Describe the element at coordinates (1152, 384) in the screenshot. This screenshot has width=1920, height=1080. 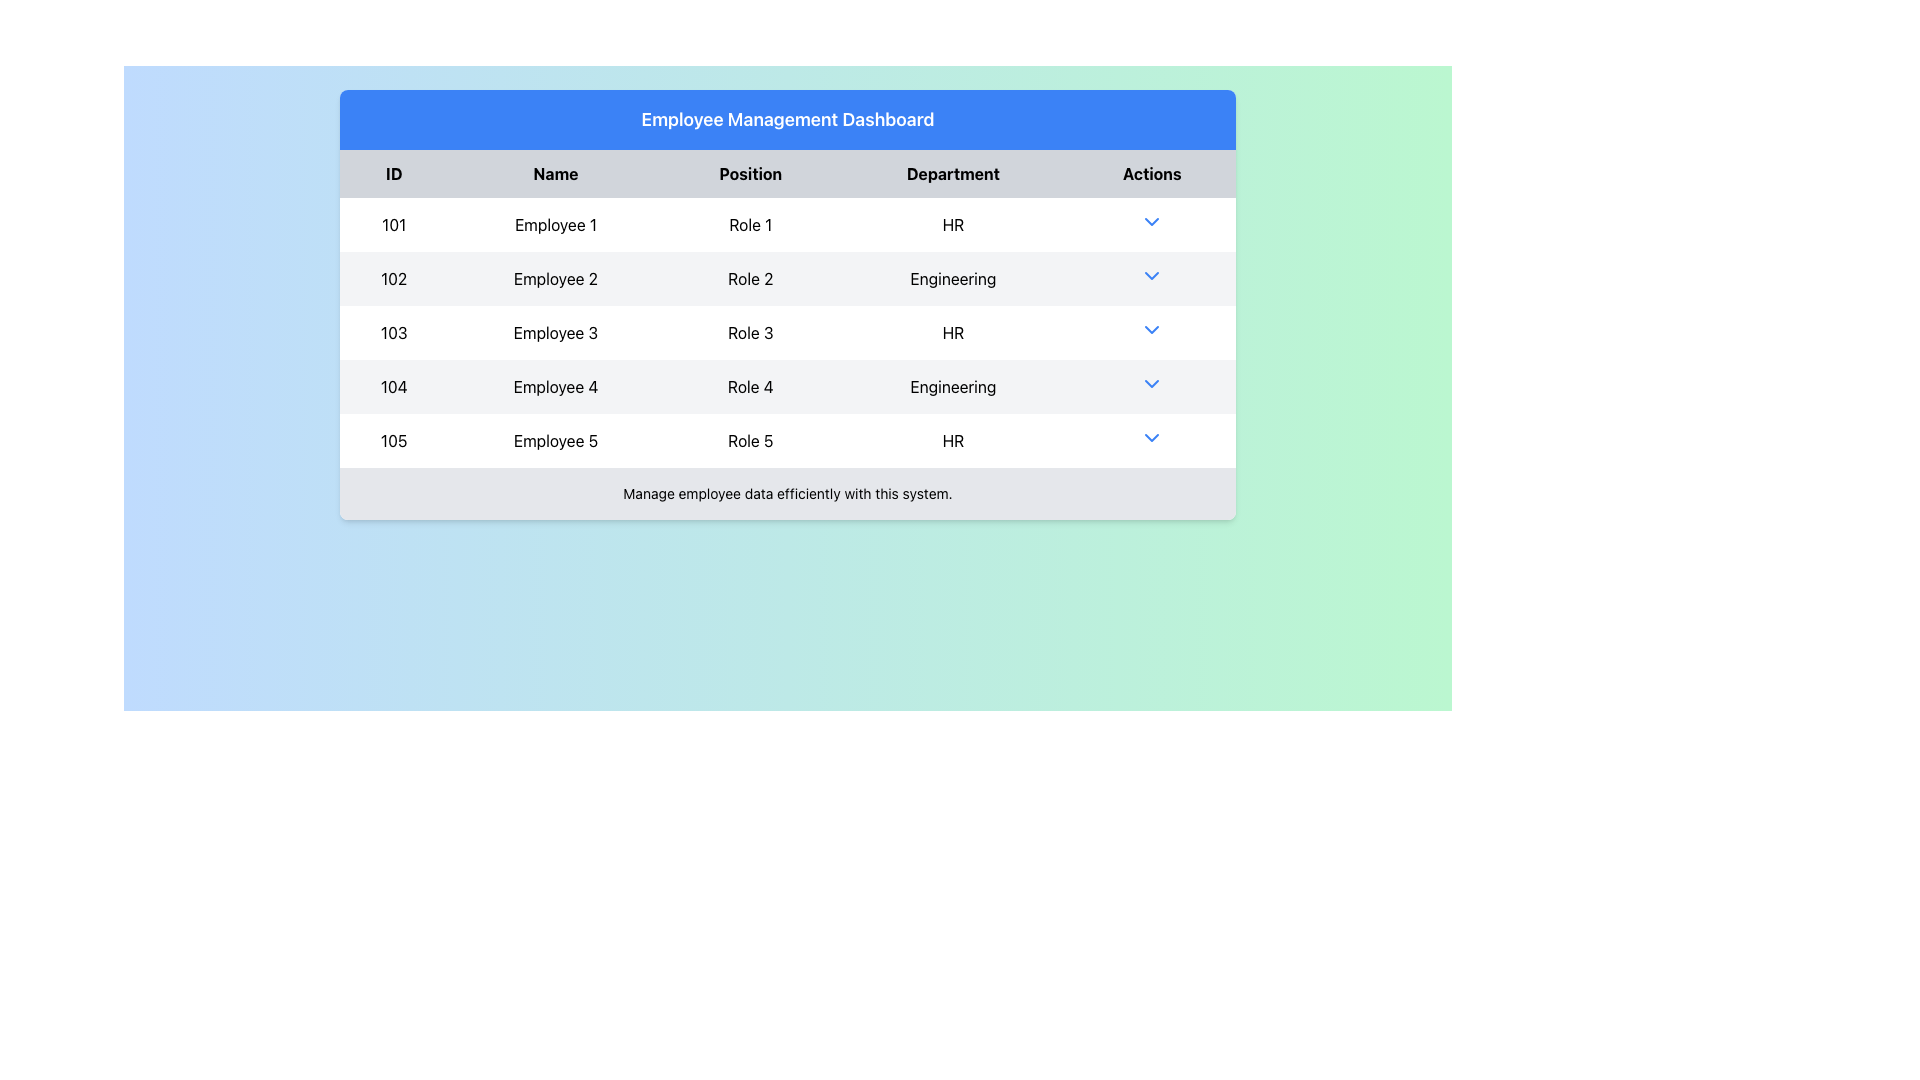
I see `the dropdown toggle icon located in the 'Actions' column of the fourth row for 'Employee 4'` at that location.